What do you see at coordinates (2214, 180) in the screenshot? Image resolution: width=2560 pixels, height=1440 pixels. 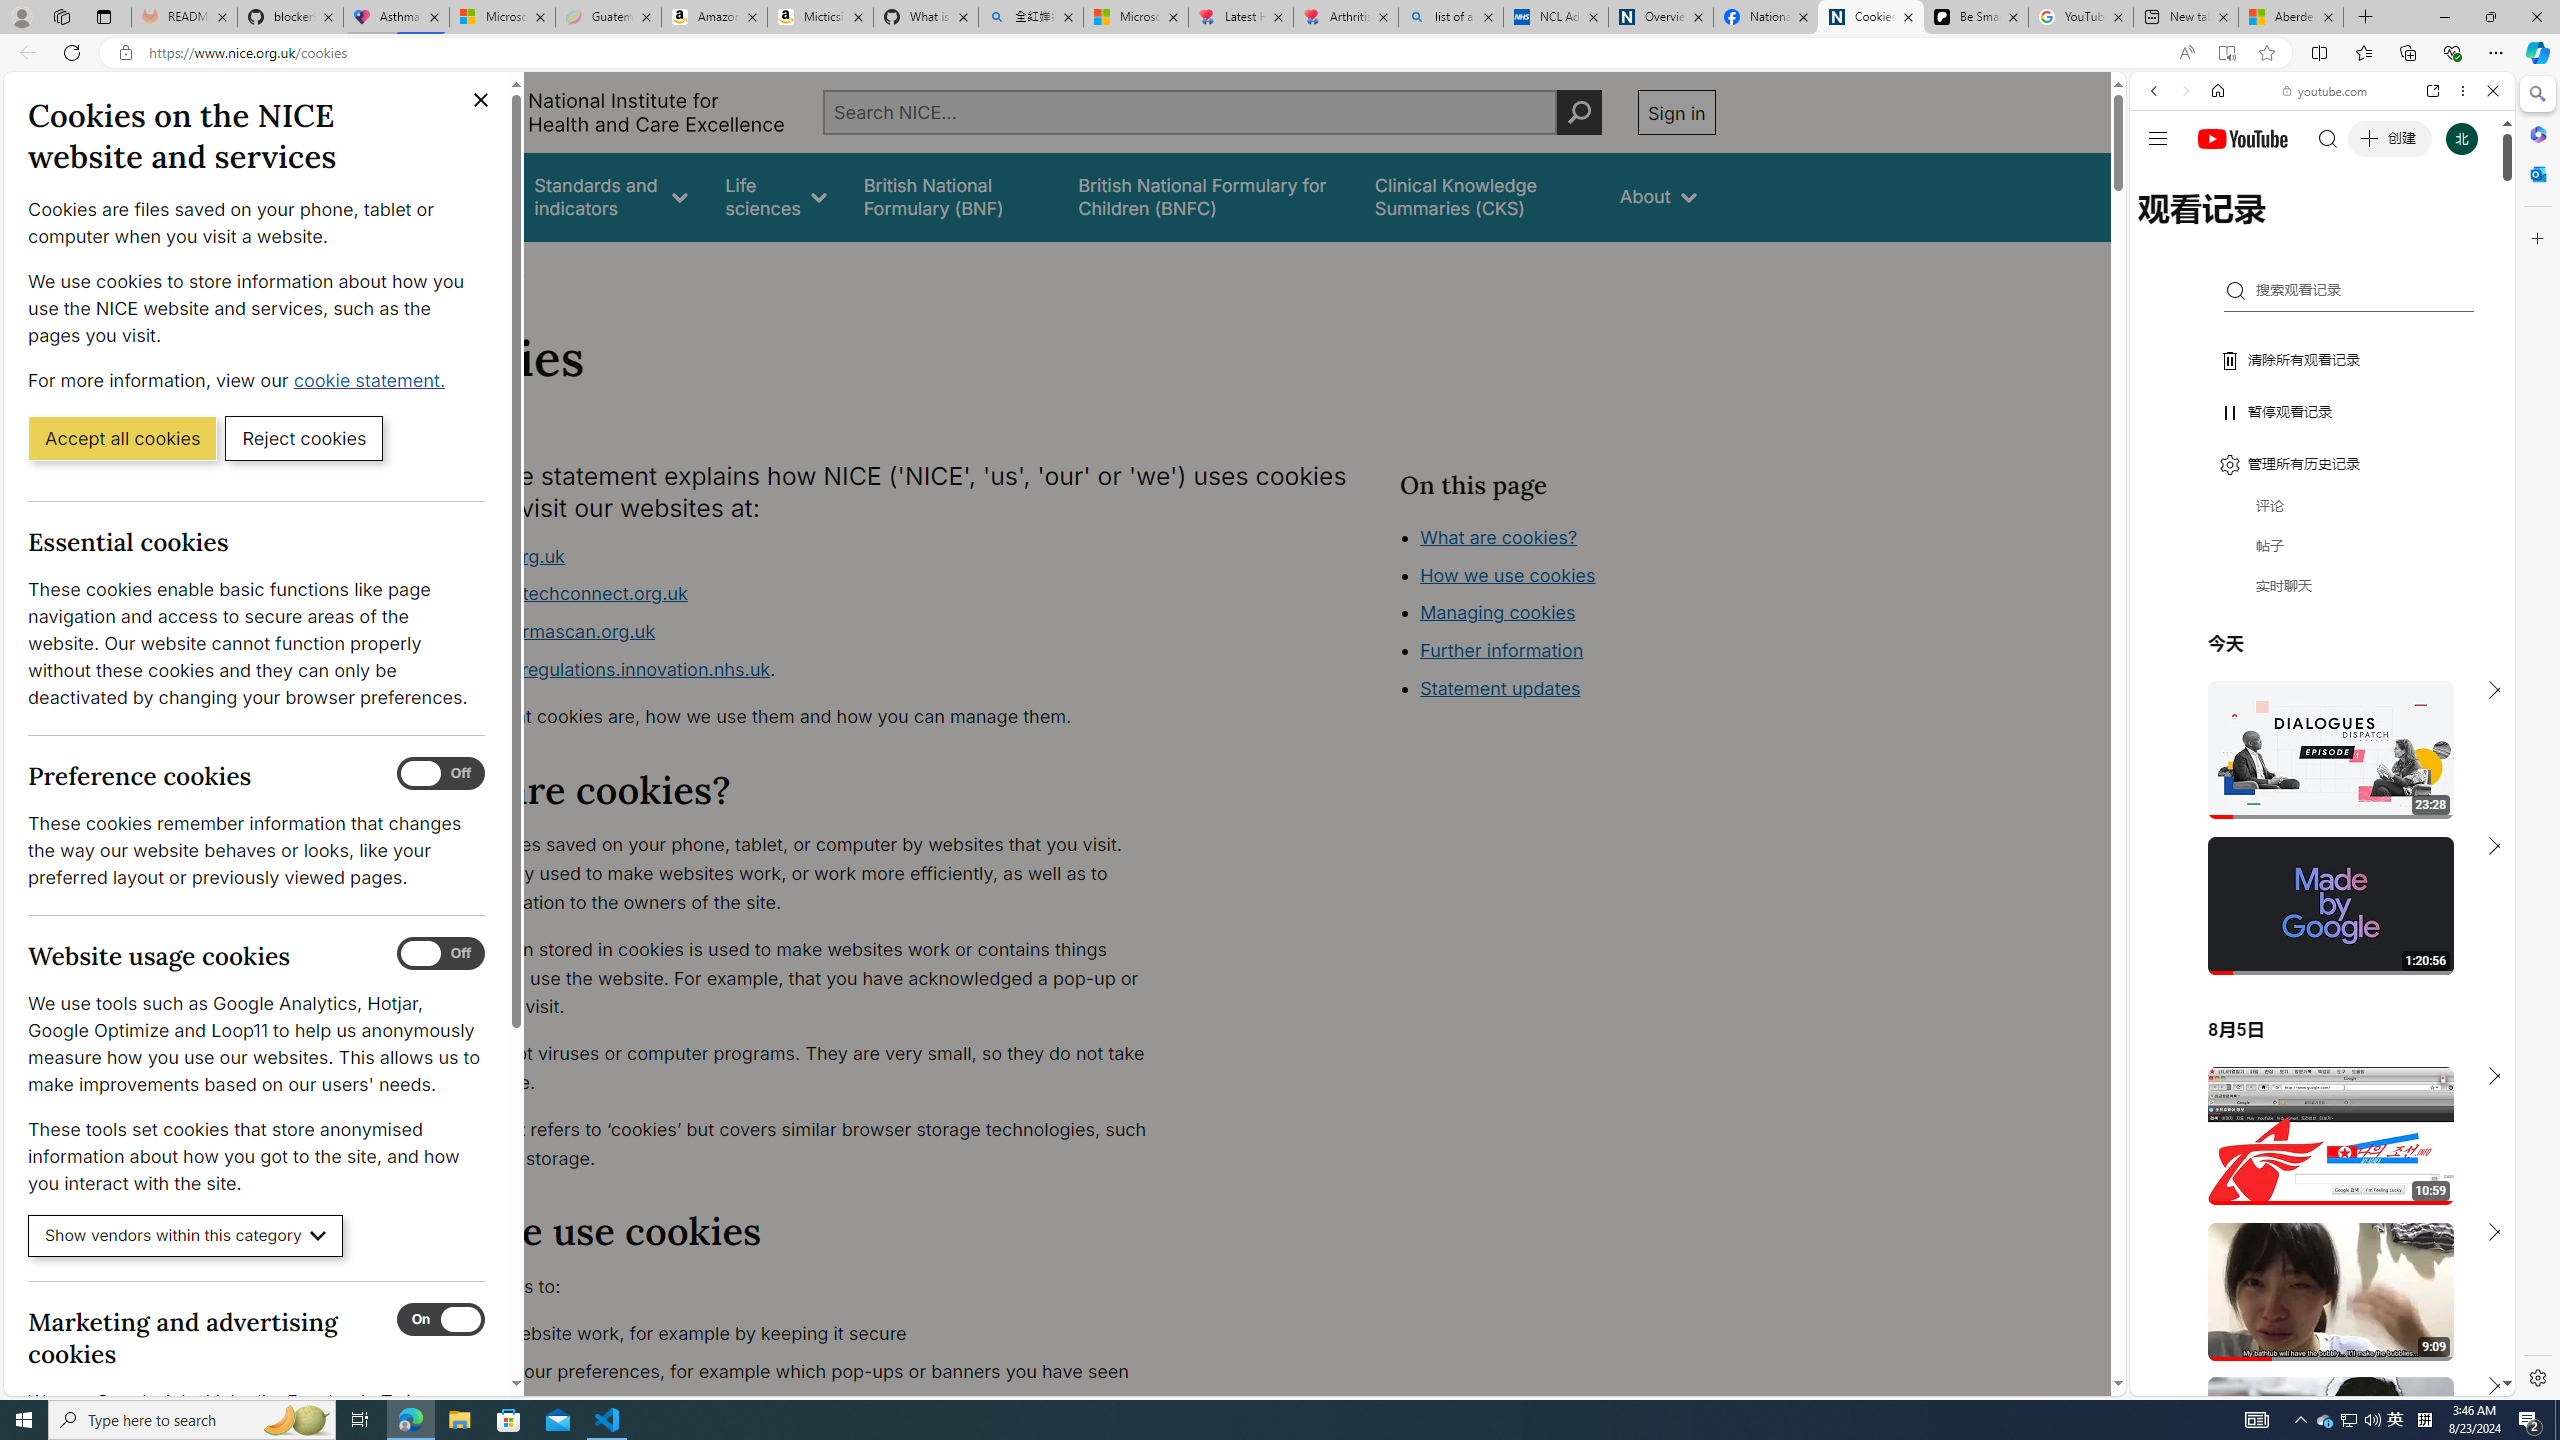 I see `'This site scope'` at bounding box center [2214, 180].